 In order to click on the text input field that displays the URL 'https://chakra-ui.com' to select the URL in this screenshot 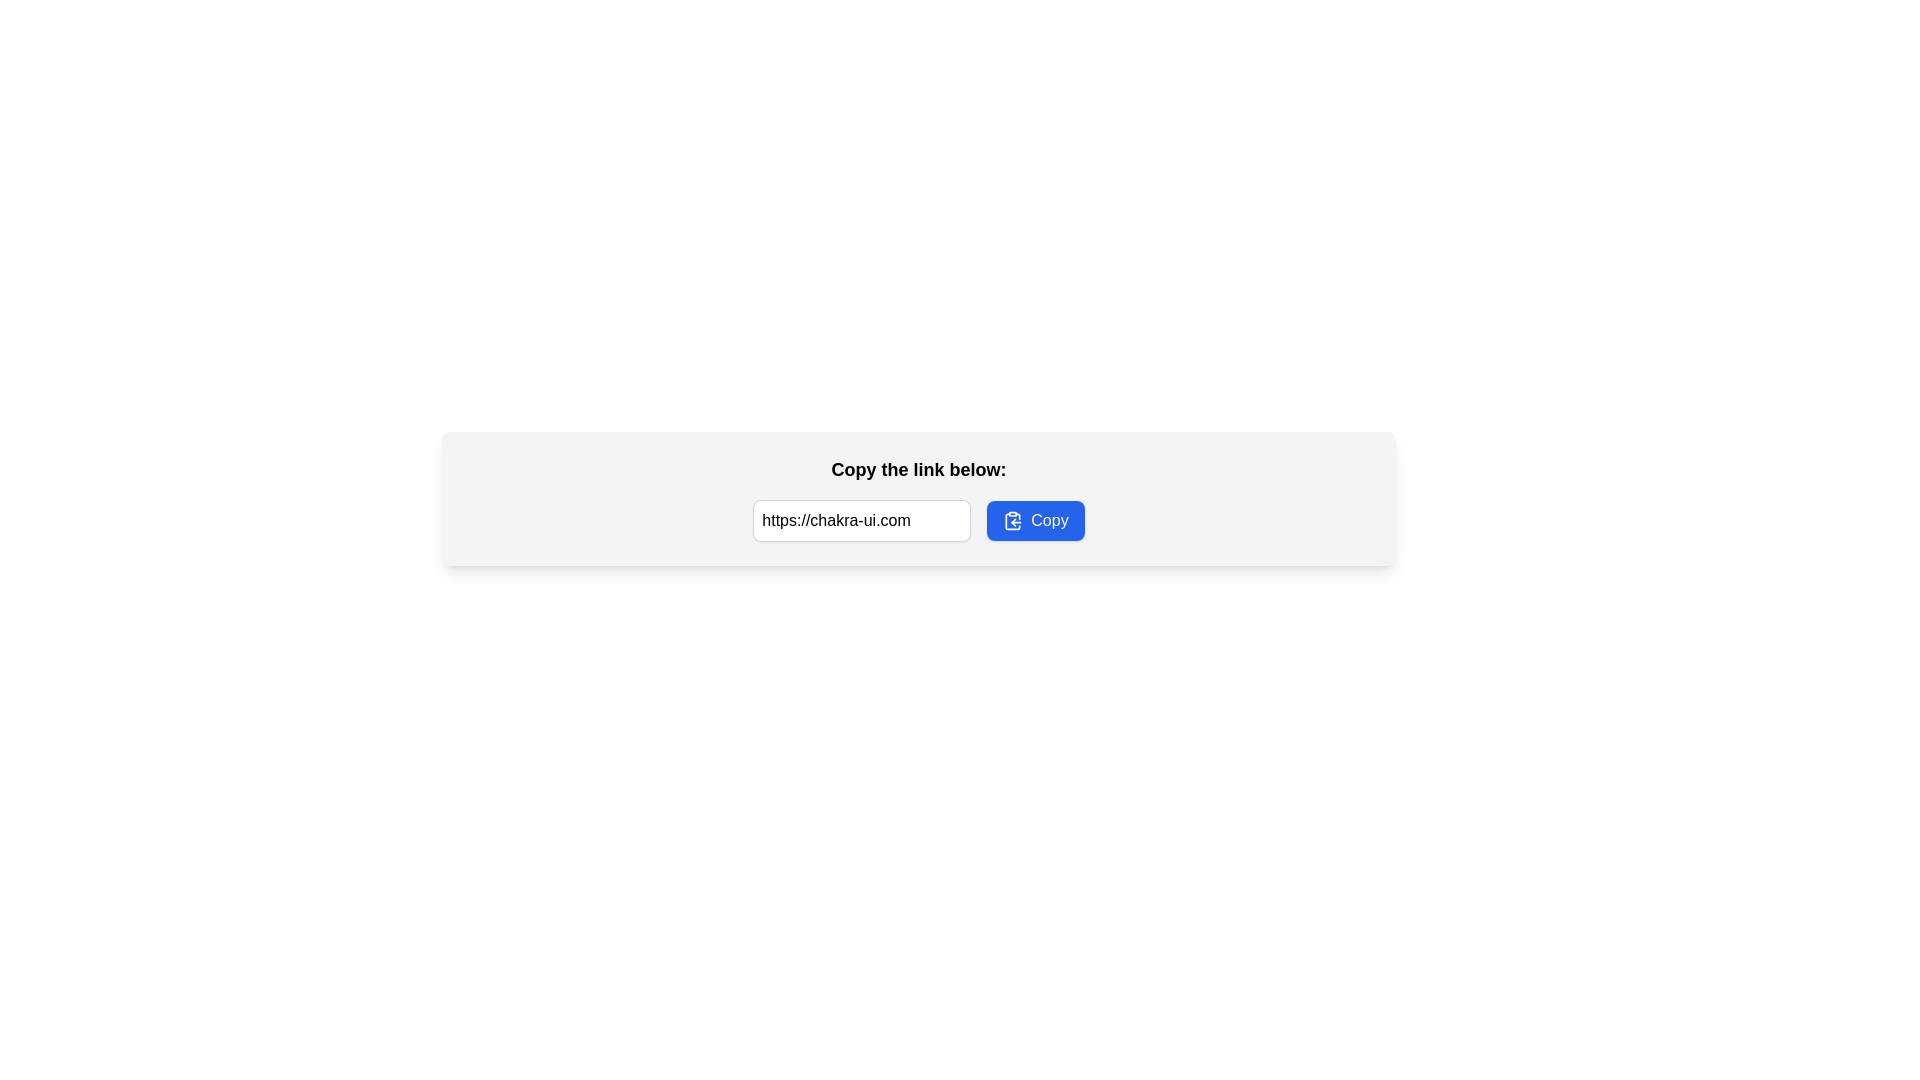, I will do `click(862, 519)`.